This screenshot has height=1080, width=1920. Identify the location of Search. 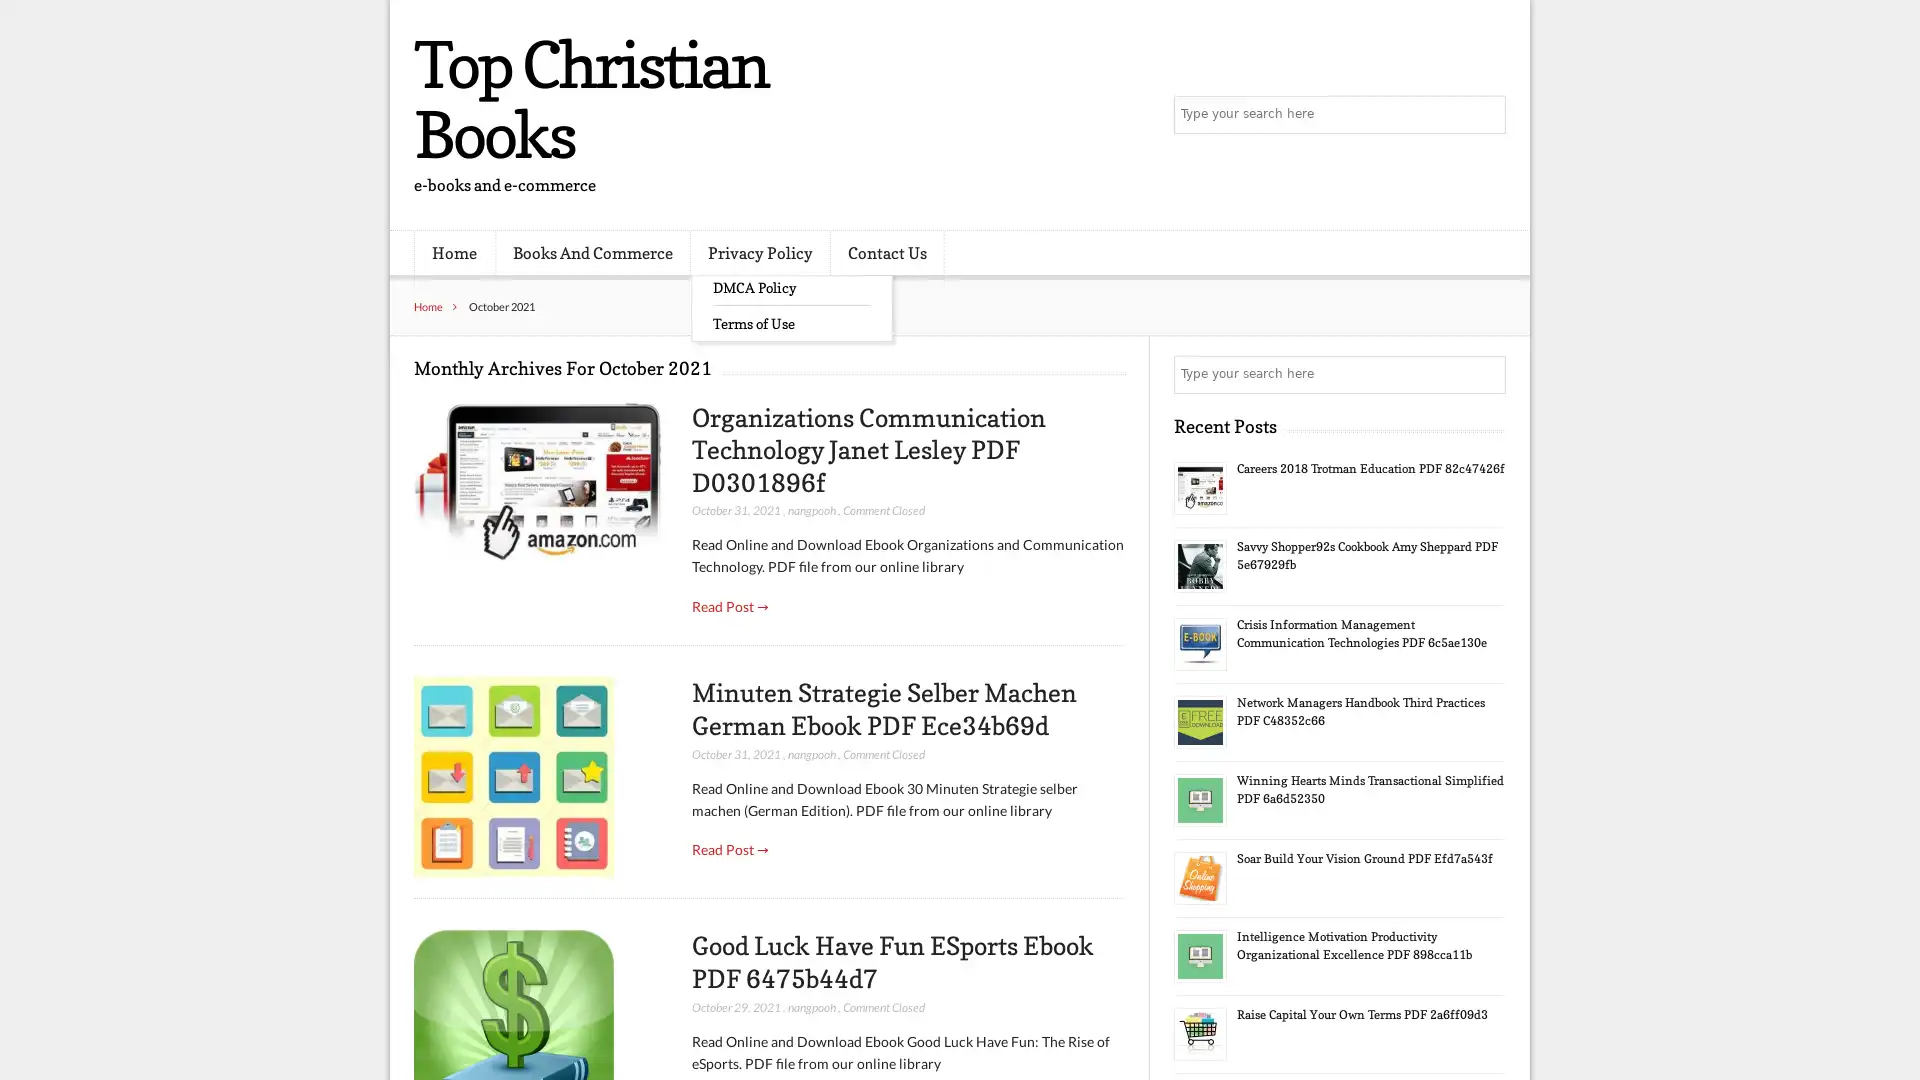
(1485, 115).